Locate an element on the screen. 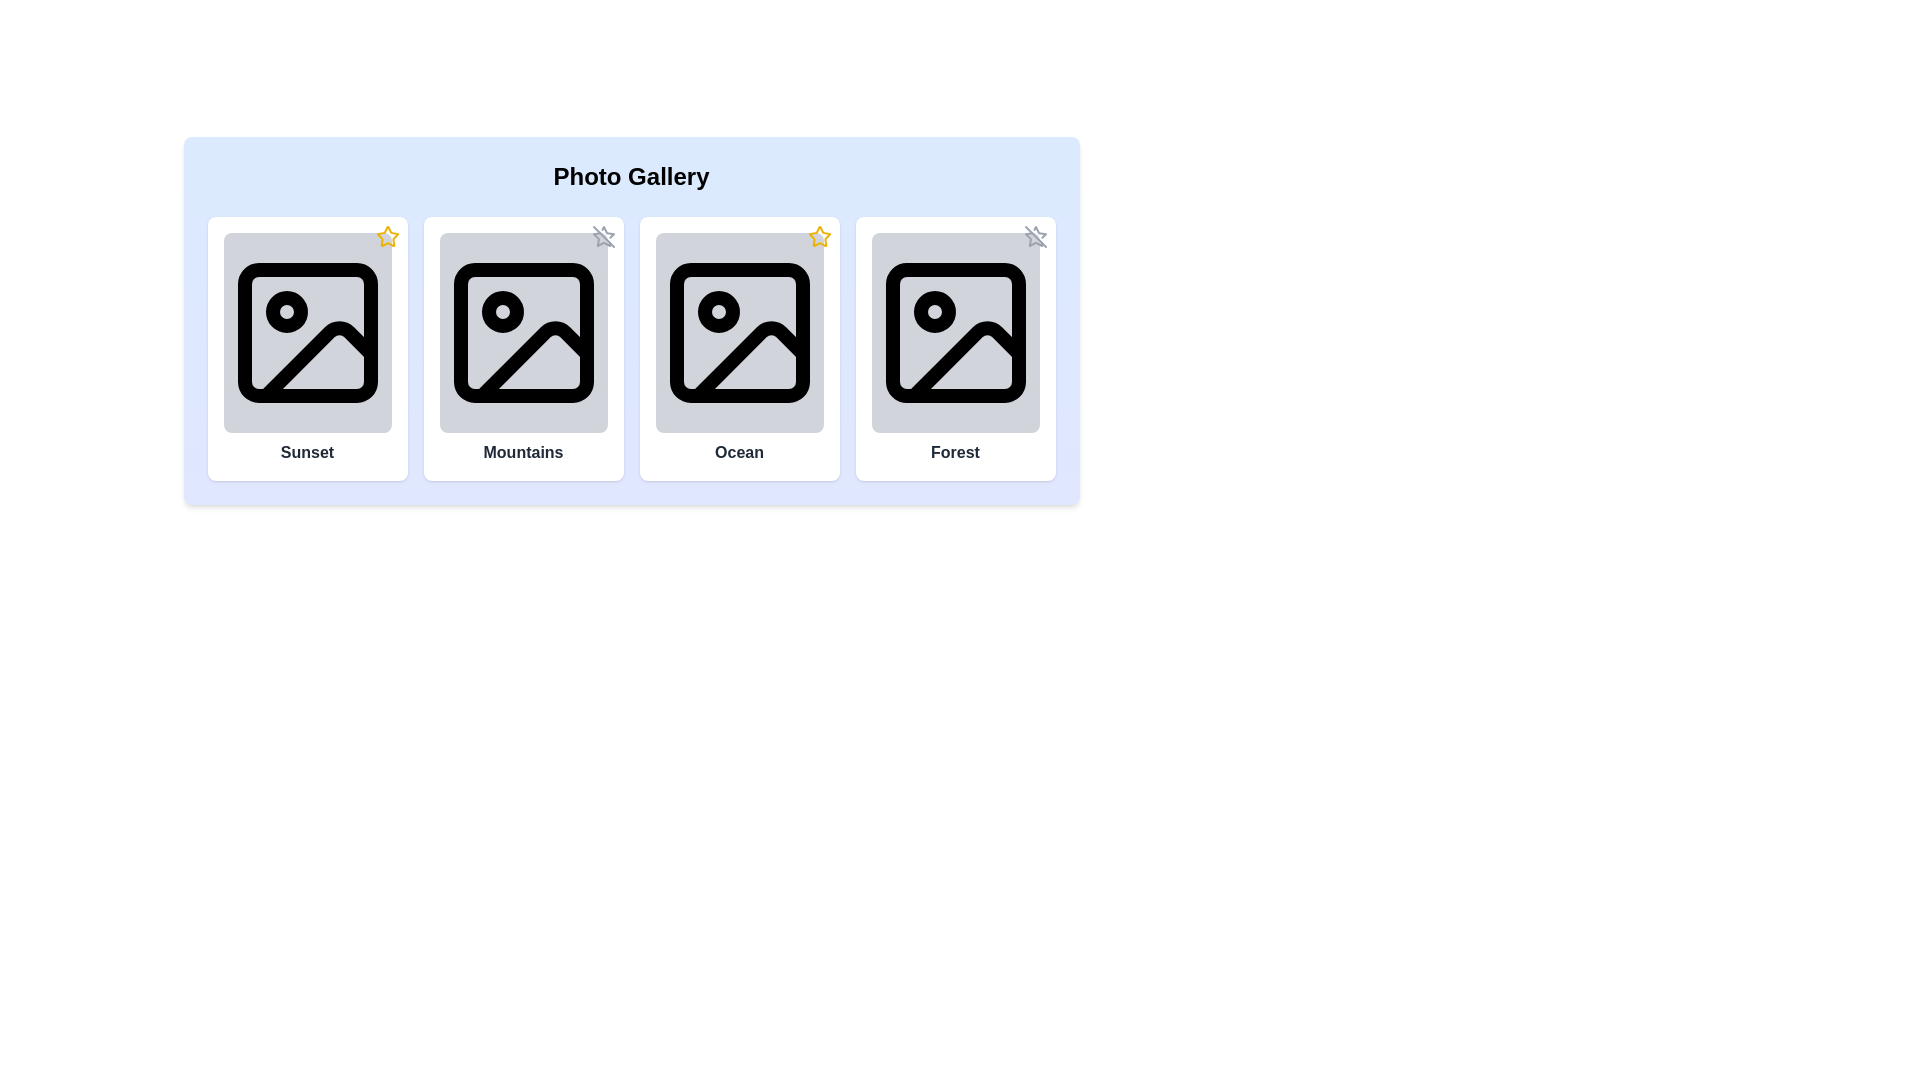 This screenshot has height=1080, width=1920. the photo titled Forest to view and focus on it is located at coordinates (954, 331).